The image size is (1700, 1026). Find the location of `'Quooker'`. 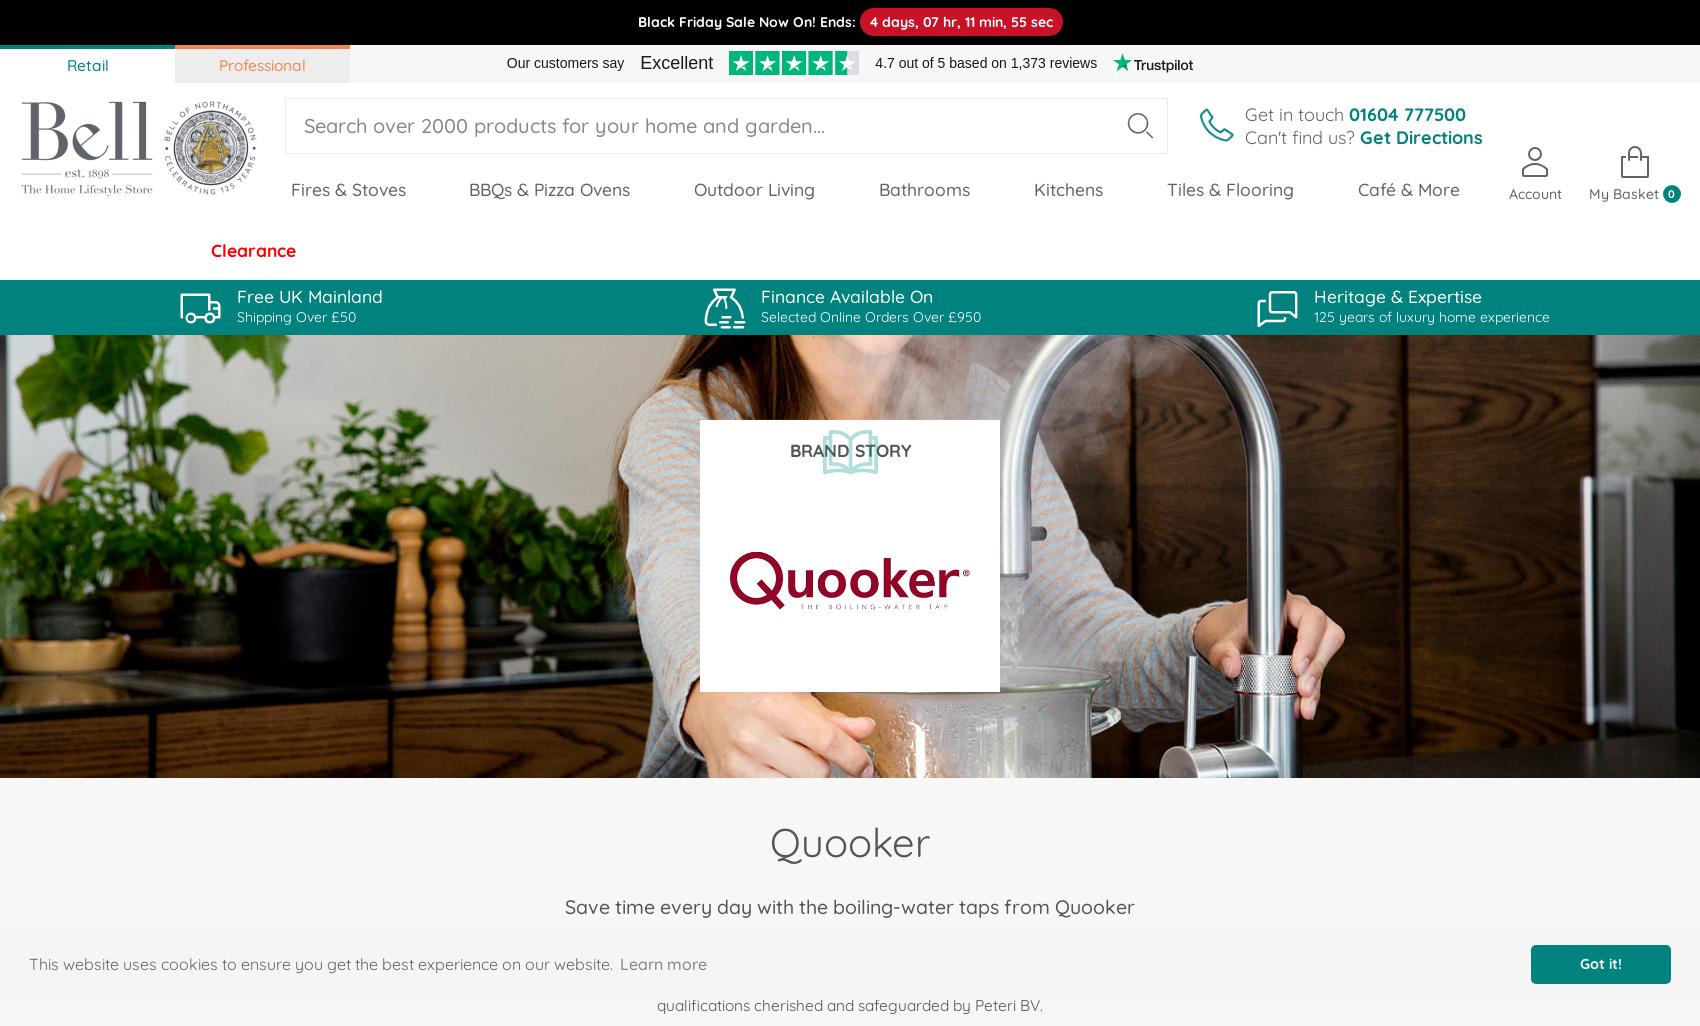

'Quooker' is located at coordinates (850, 841).